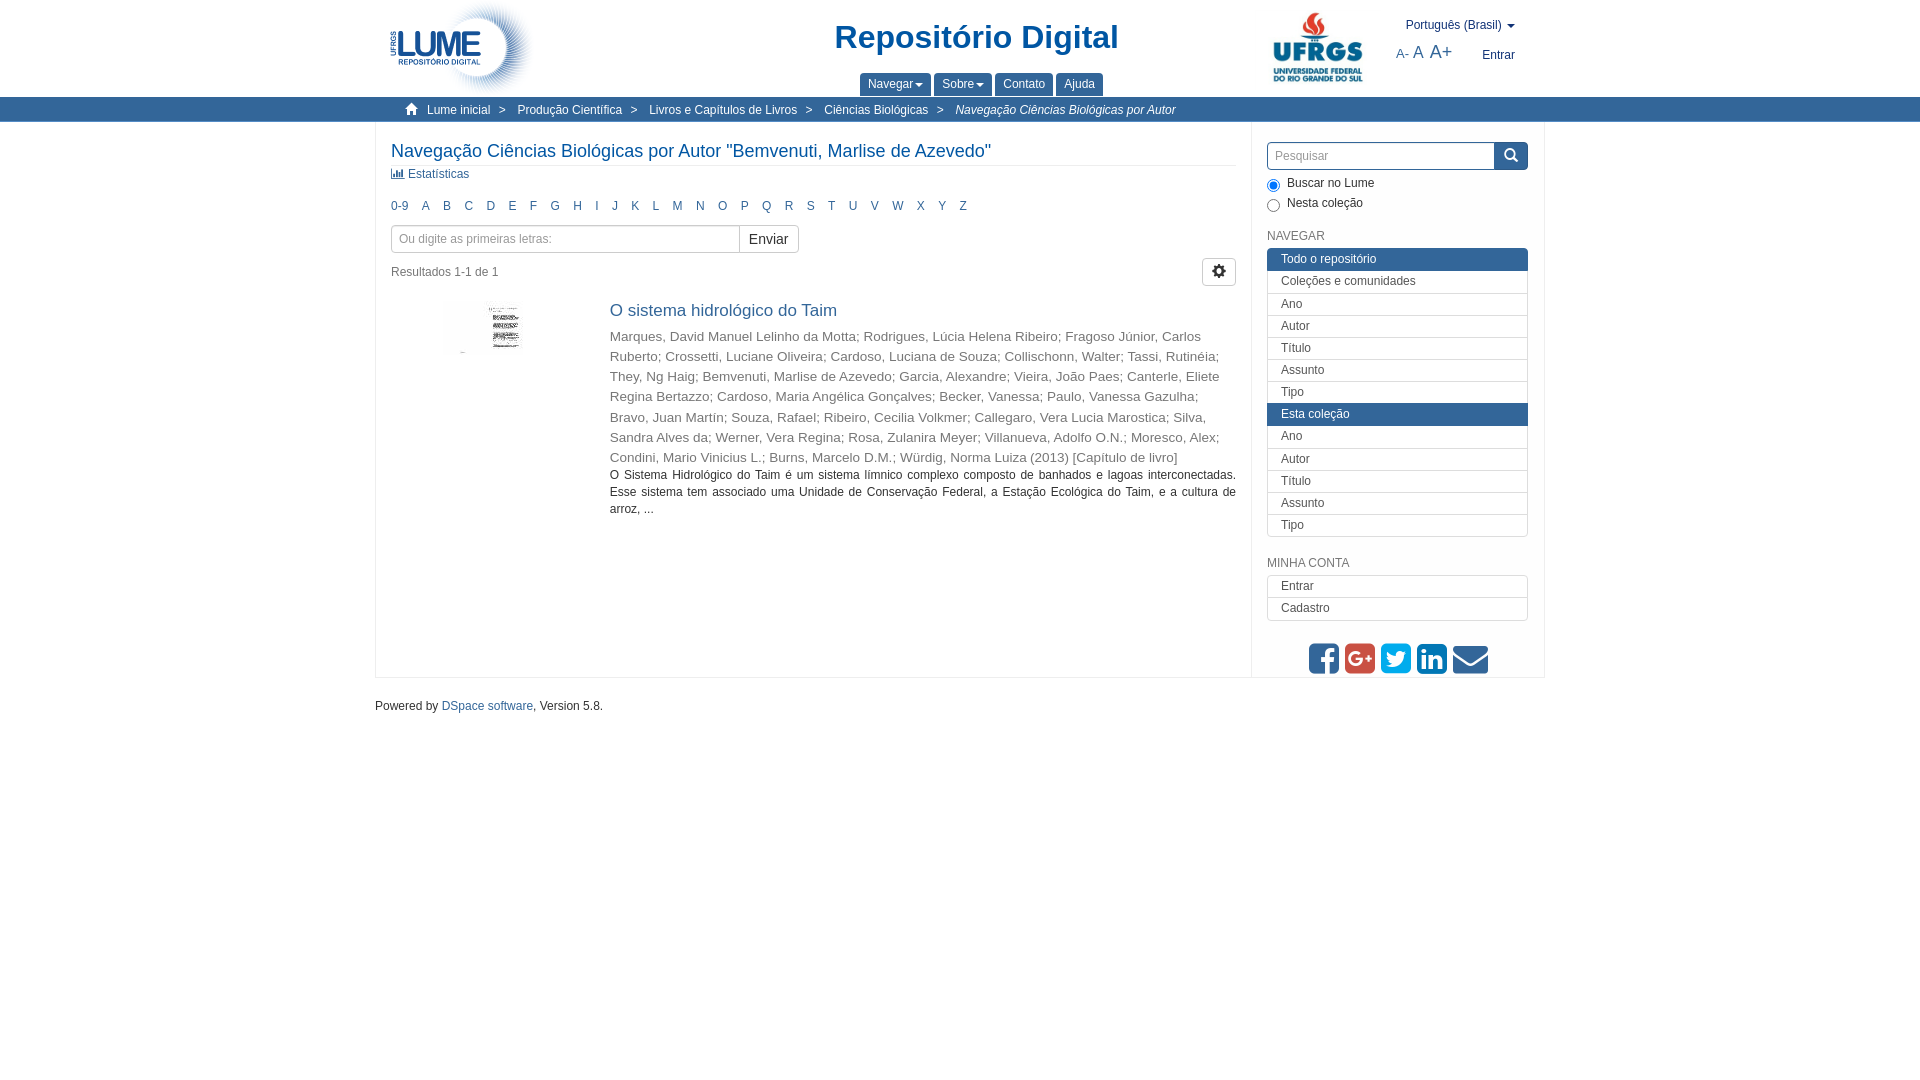 The width and height of the screenshot is (1920, 1080). What do you see at coordinates (721, 205) in the screenshot?
I see `'O'` at bounding box center [721, 205].